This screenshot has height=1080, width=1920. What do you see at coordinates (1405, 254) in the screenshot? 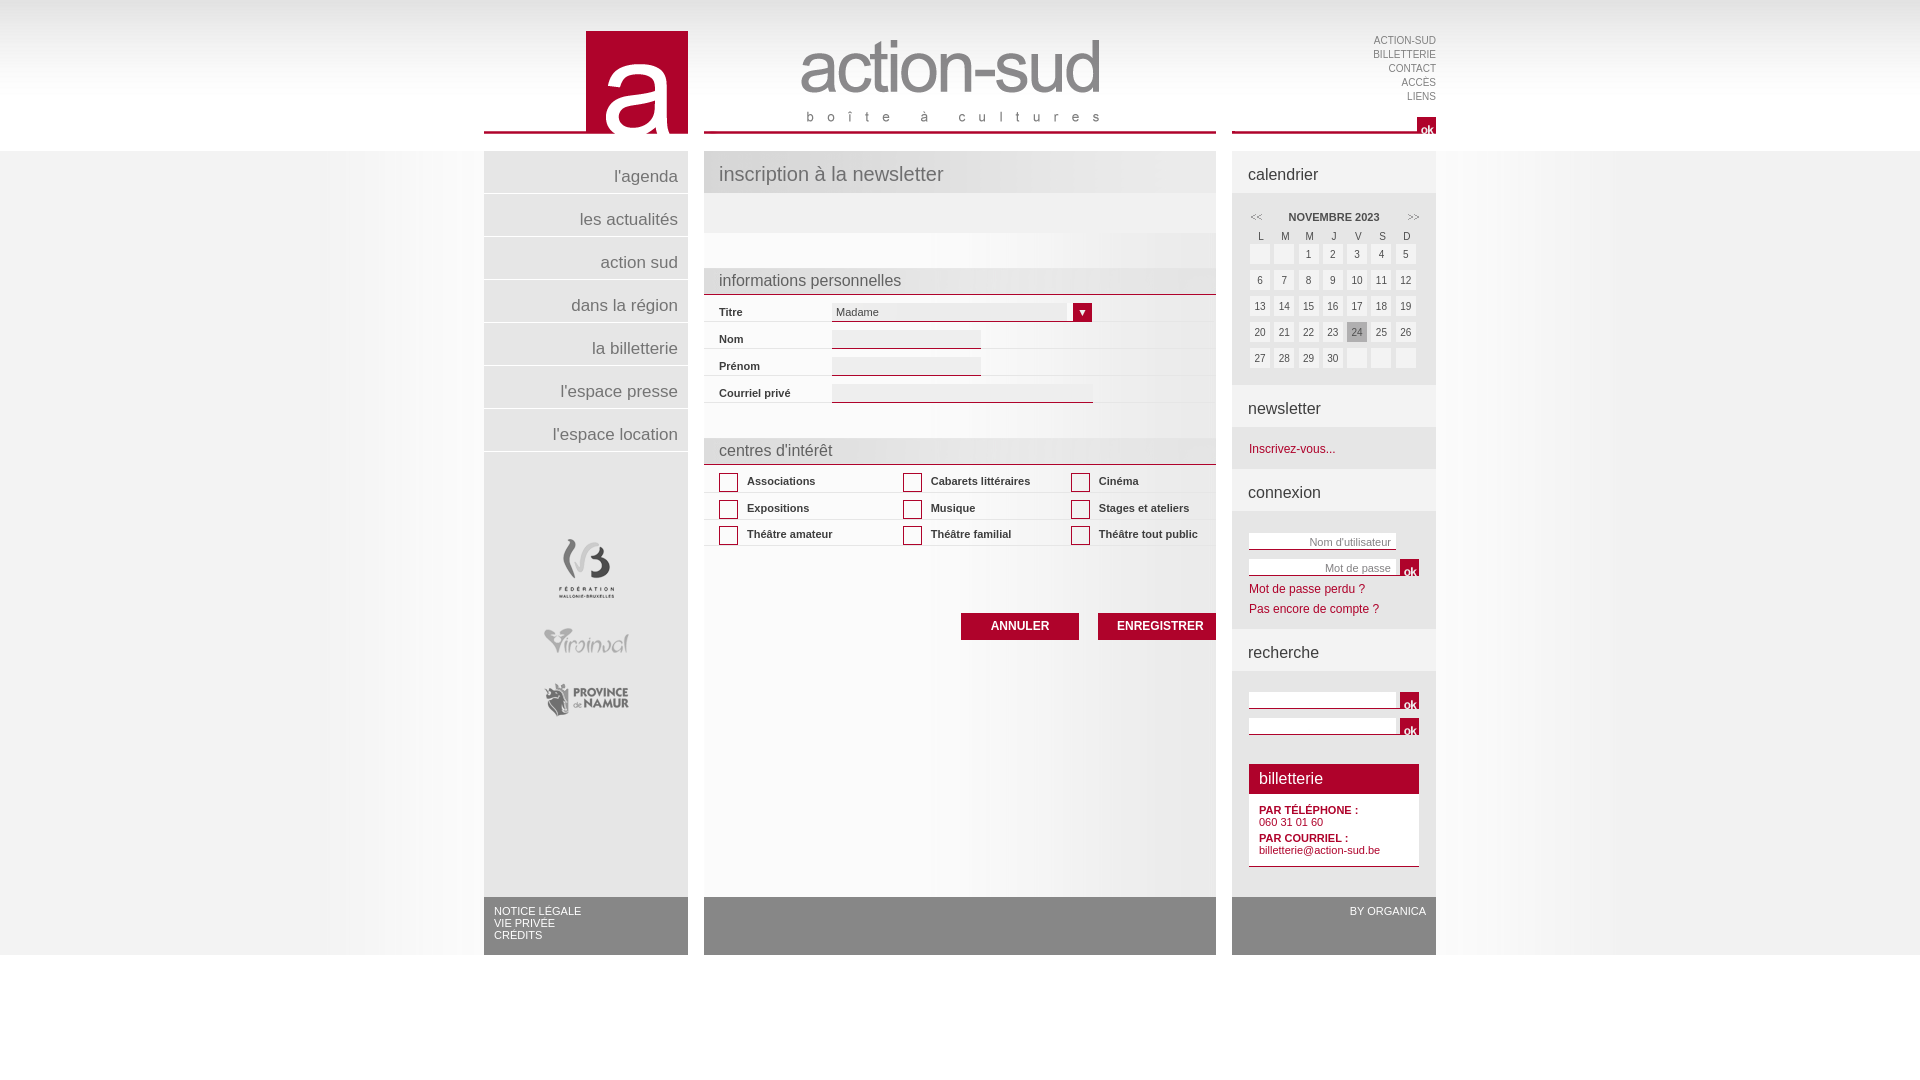
I see `'5'` at bounding box center [1405, 254].